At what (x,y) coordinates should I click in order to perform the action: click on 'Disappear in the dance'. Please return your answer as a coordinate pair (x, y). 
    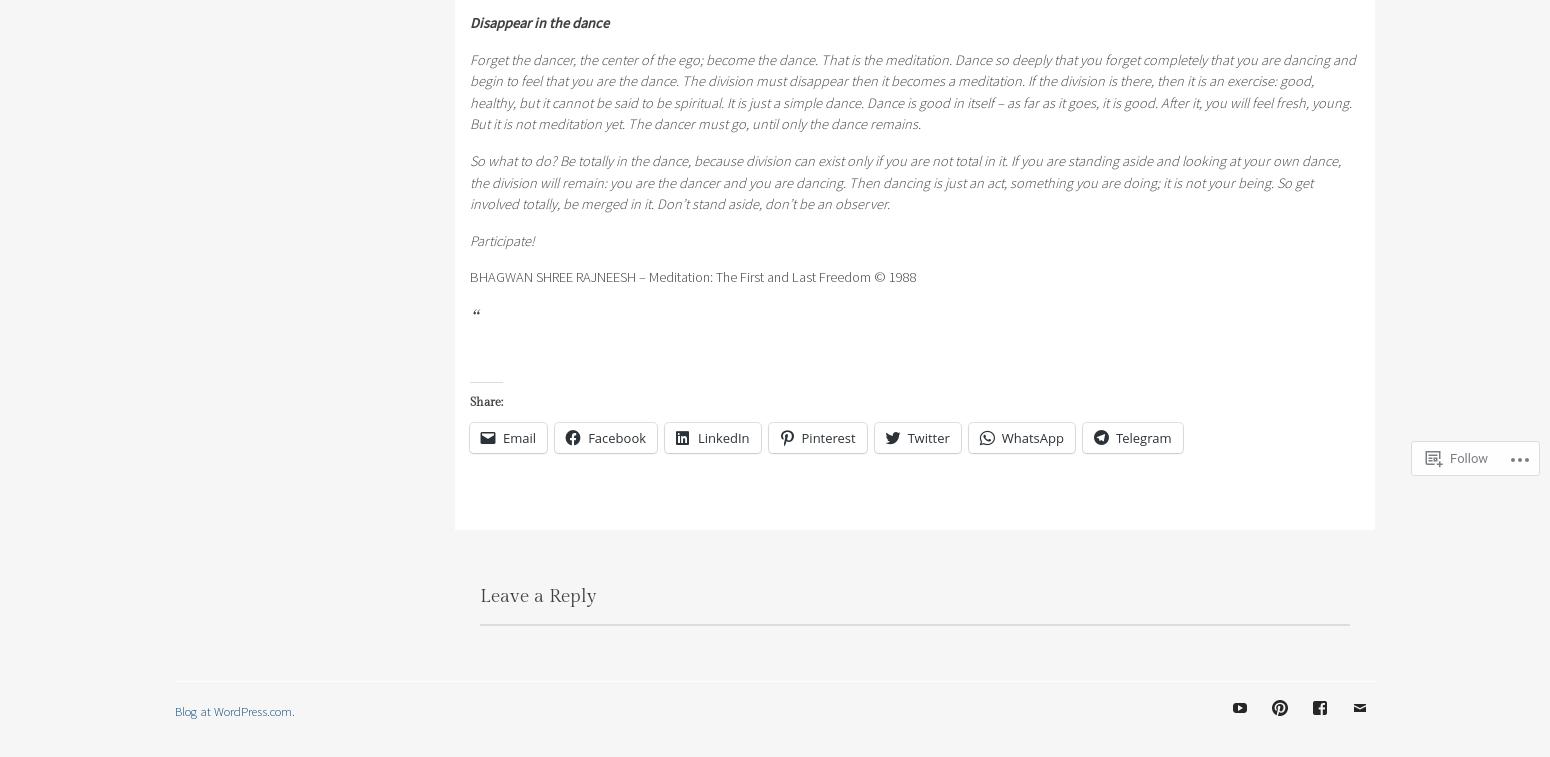
    Looking at the image, I should click on (538, 21).